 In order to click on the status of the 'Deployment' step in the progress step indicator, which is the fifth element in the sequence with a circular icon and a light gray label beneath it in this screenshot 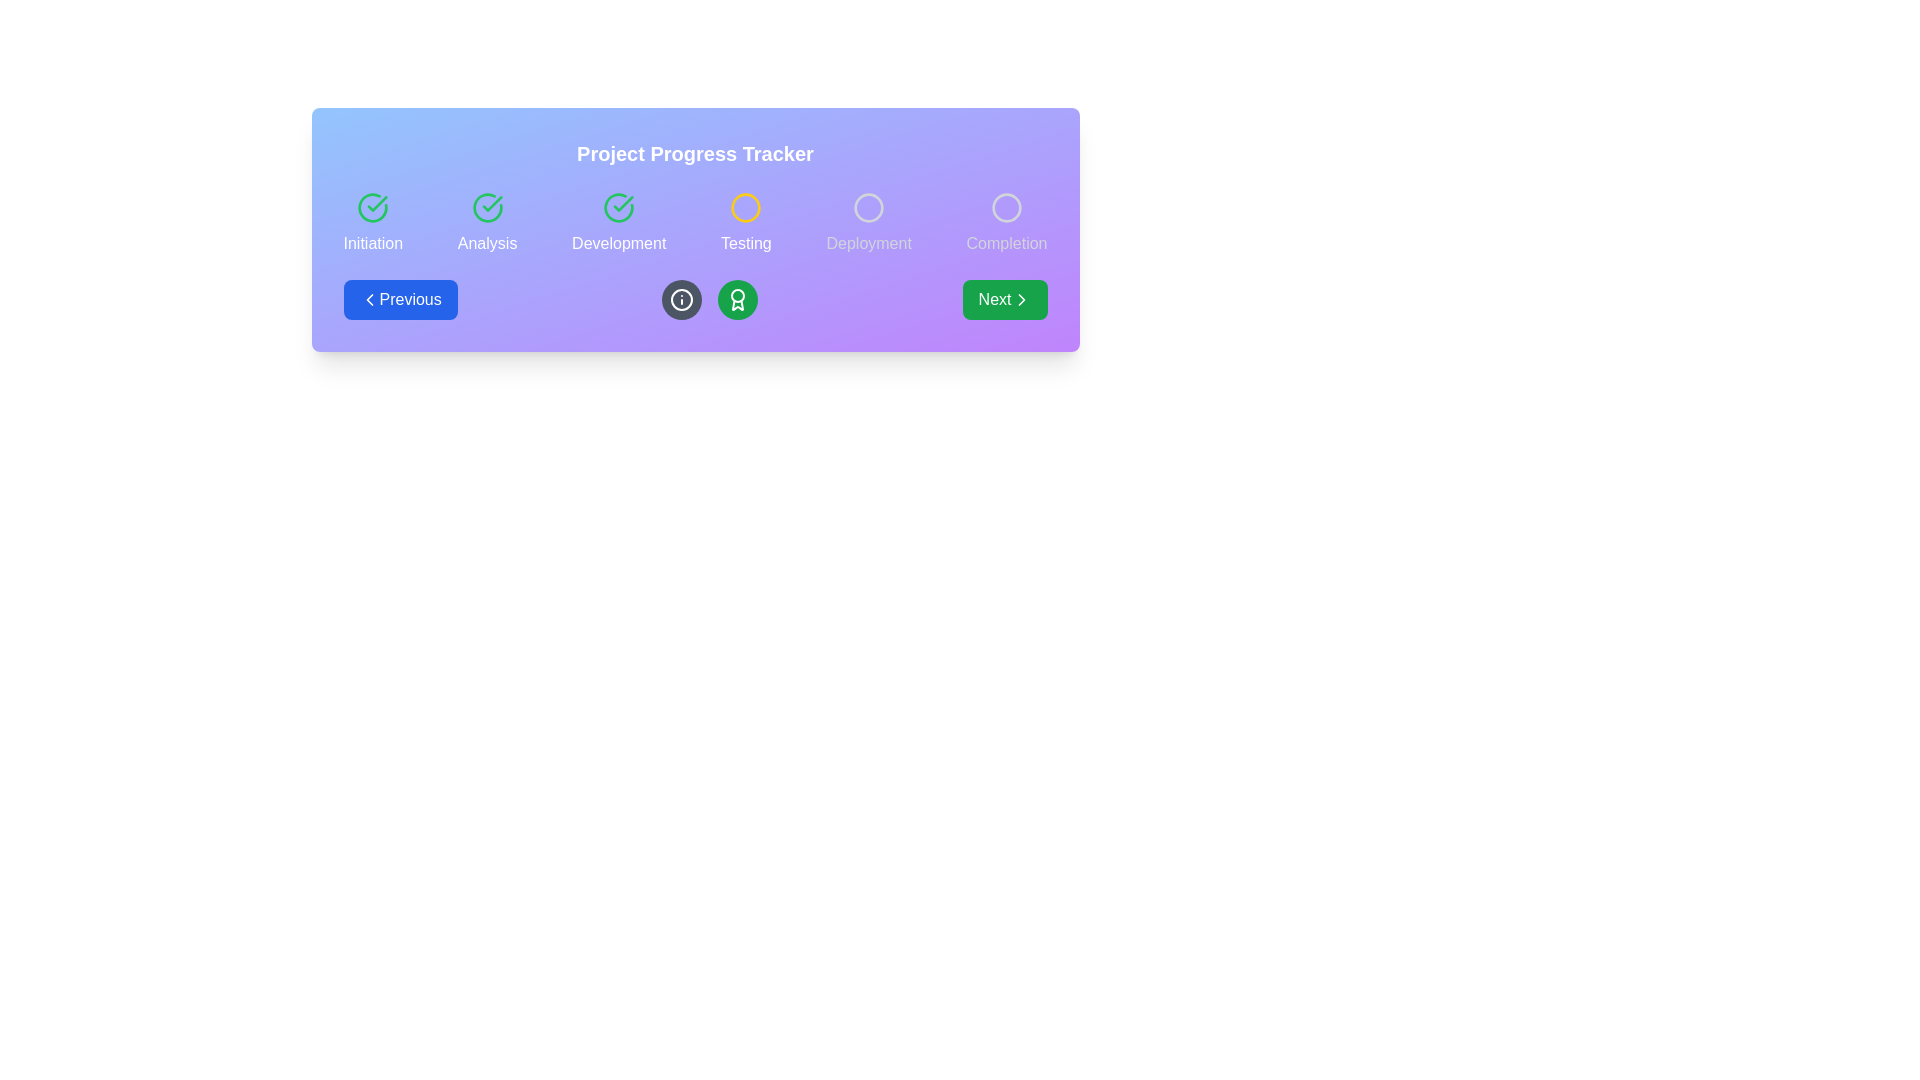, I will do `click(869, 223)`.